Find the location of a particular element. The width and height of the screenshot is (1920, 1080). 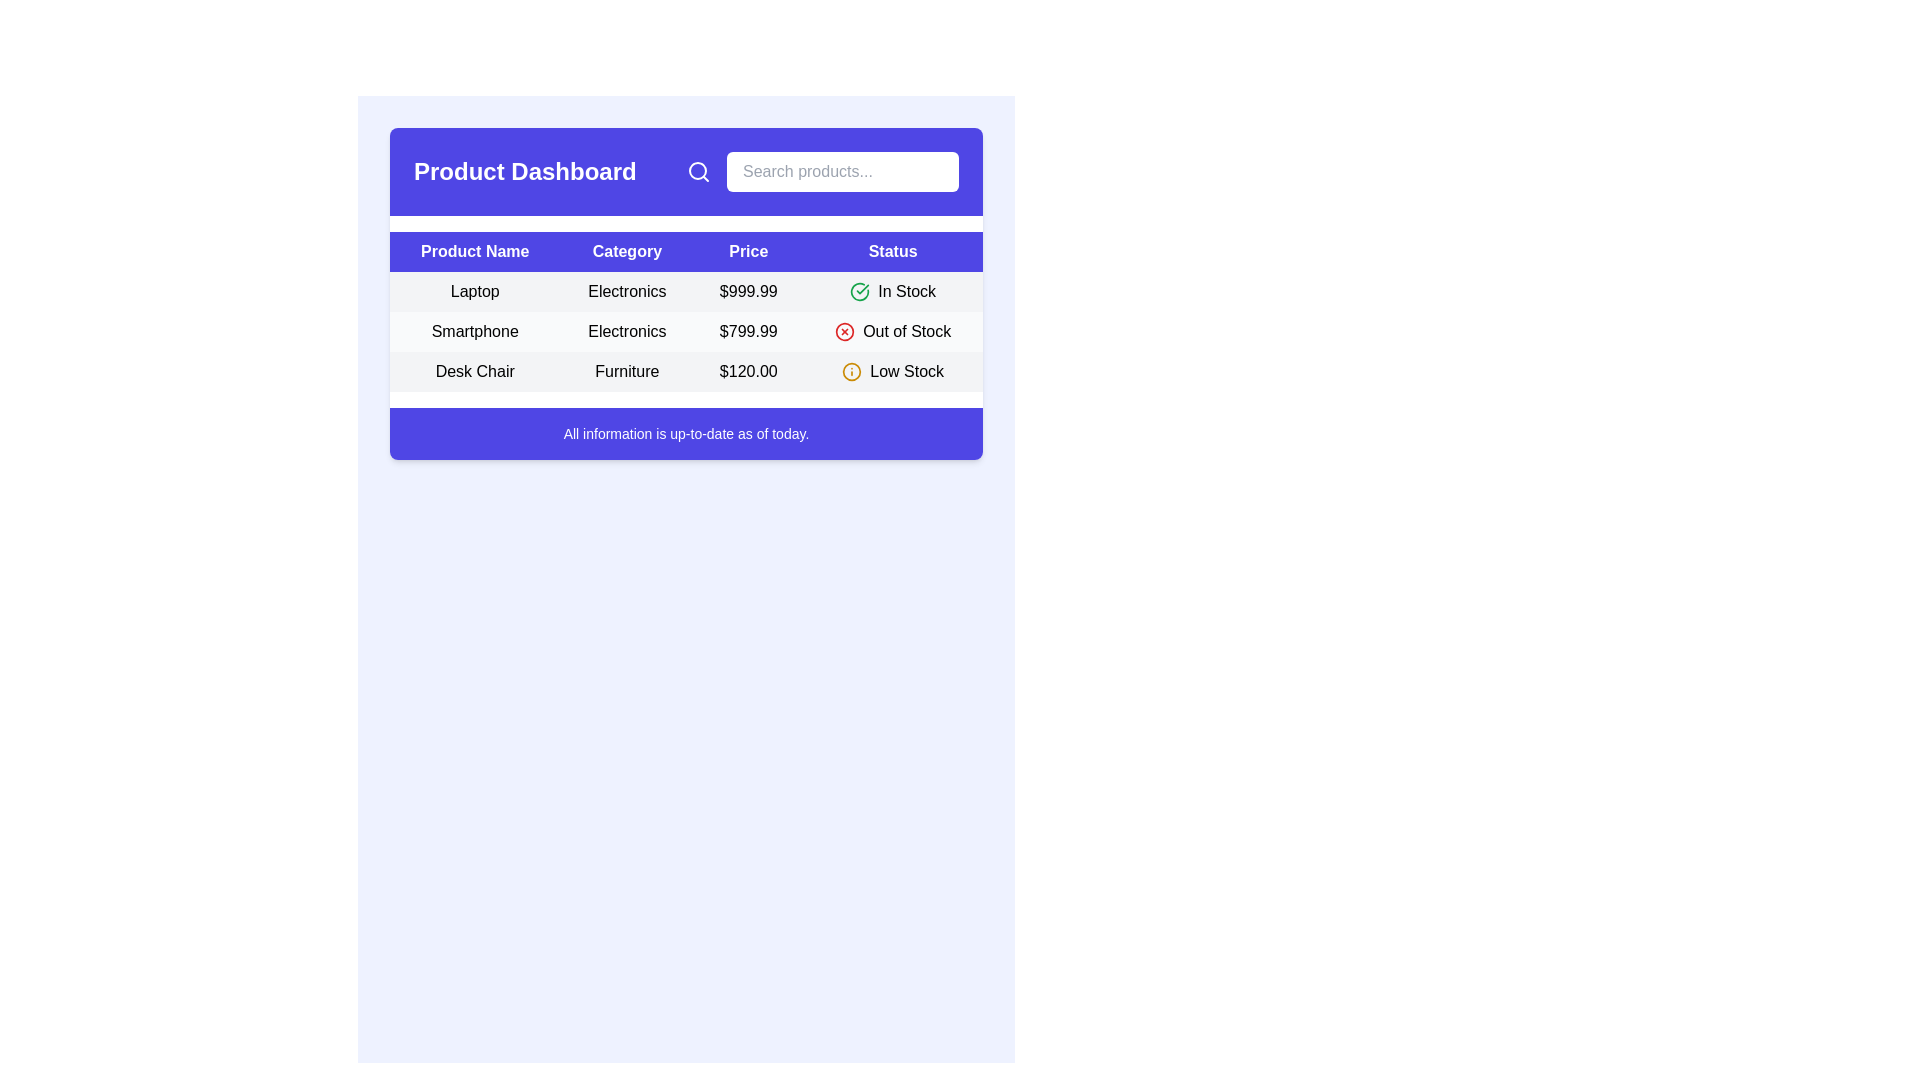

the 'Status' column header label in the table, which is the fourth column header located to the right of the 'Price' column is located at coordinates (892, 250).